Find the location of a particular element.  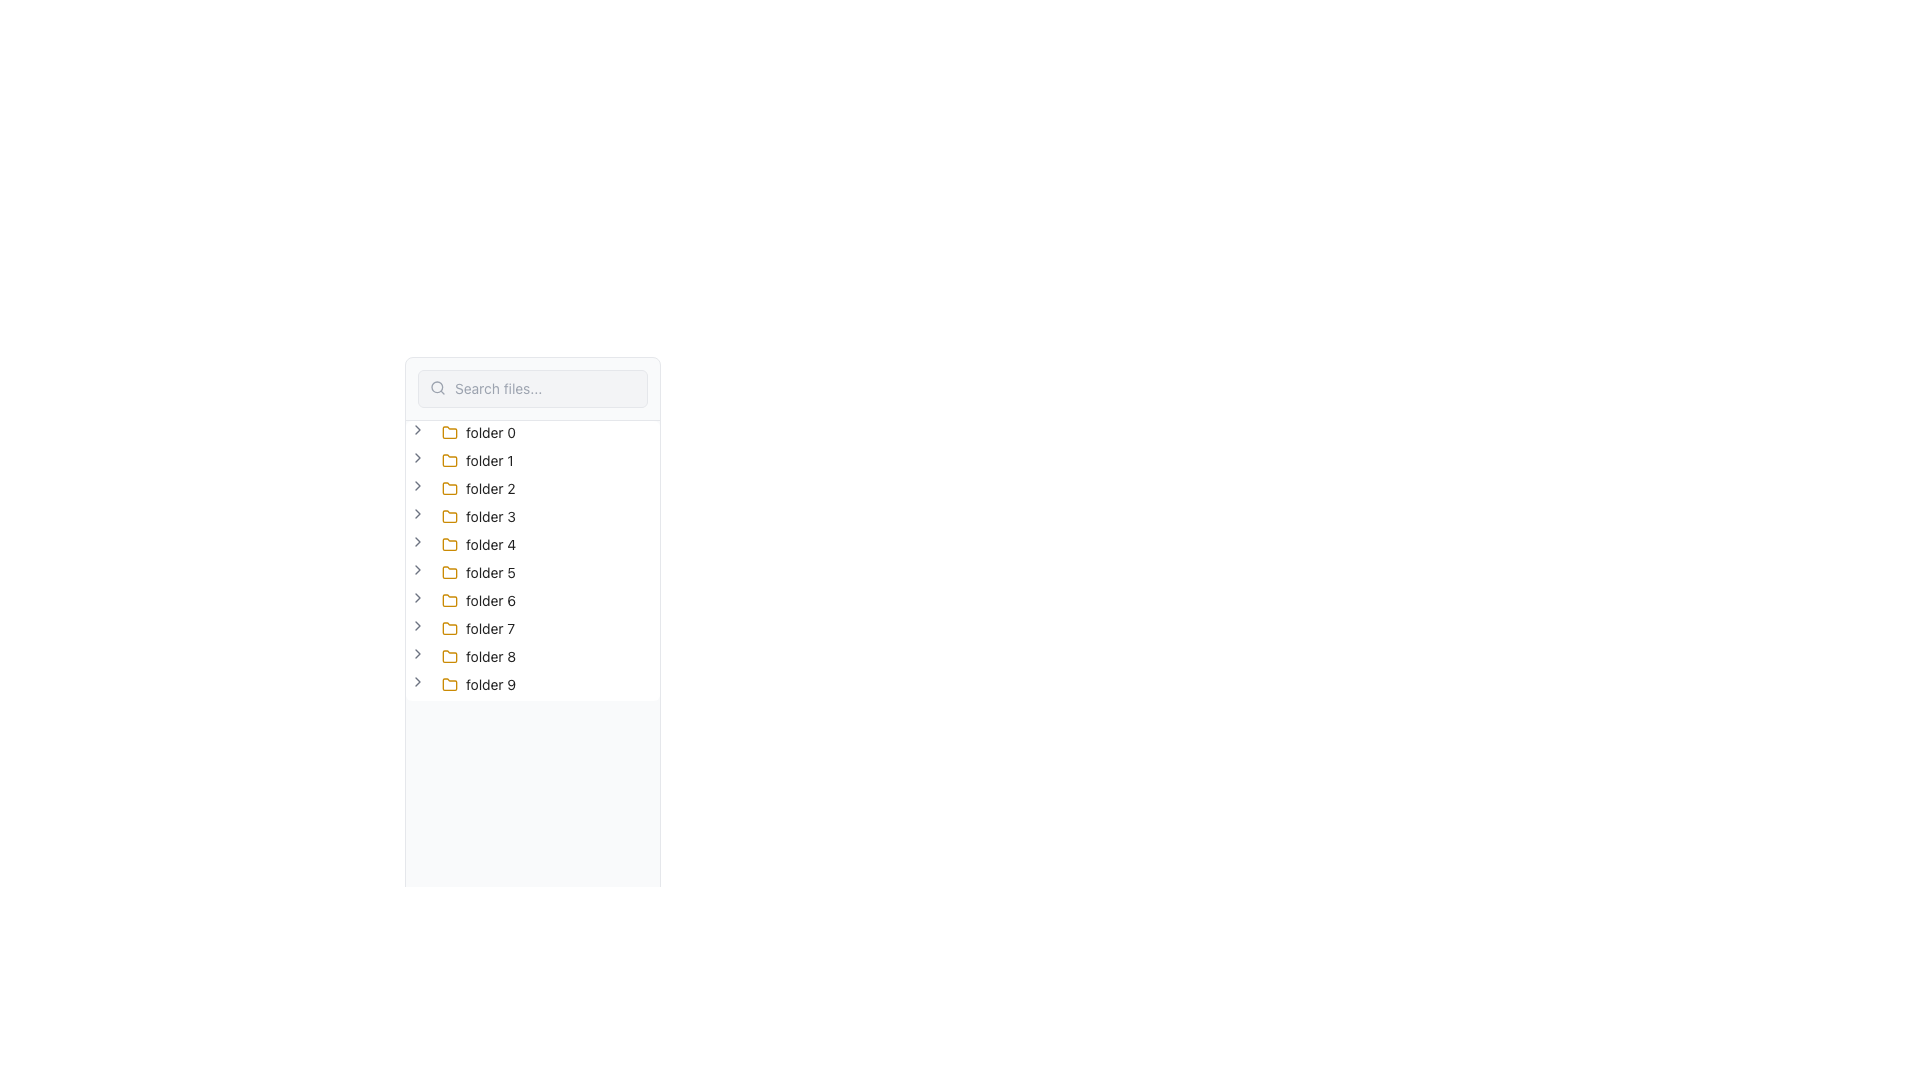

the text 'folder 5' in the expandable tree view is located at coordinates (464, 573).